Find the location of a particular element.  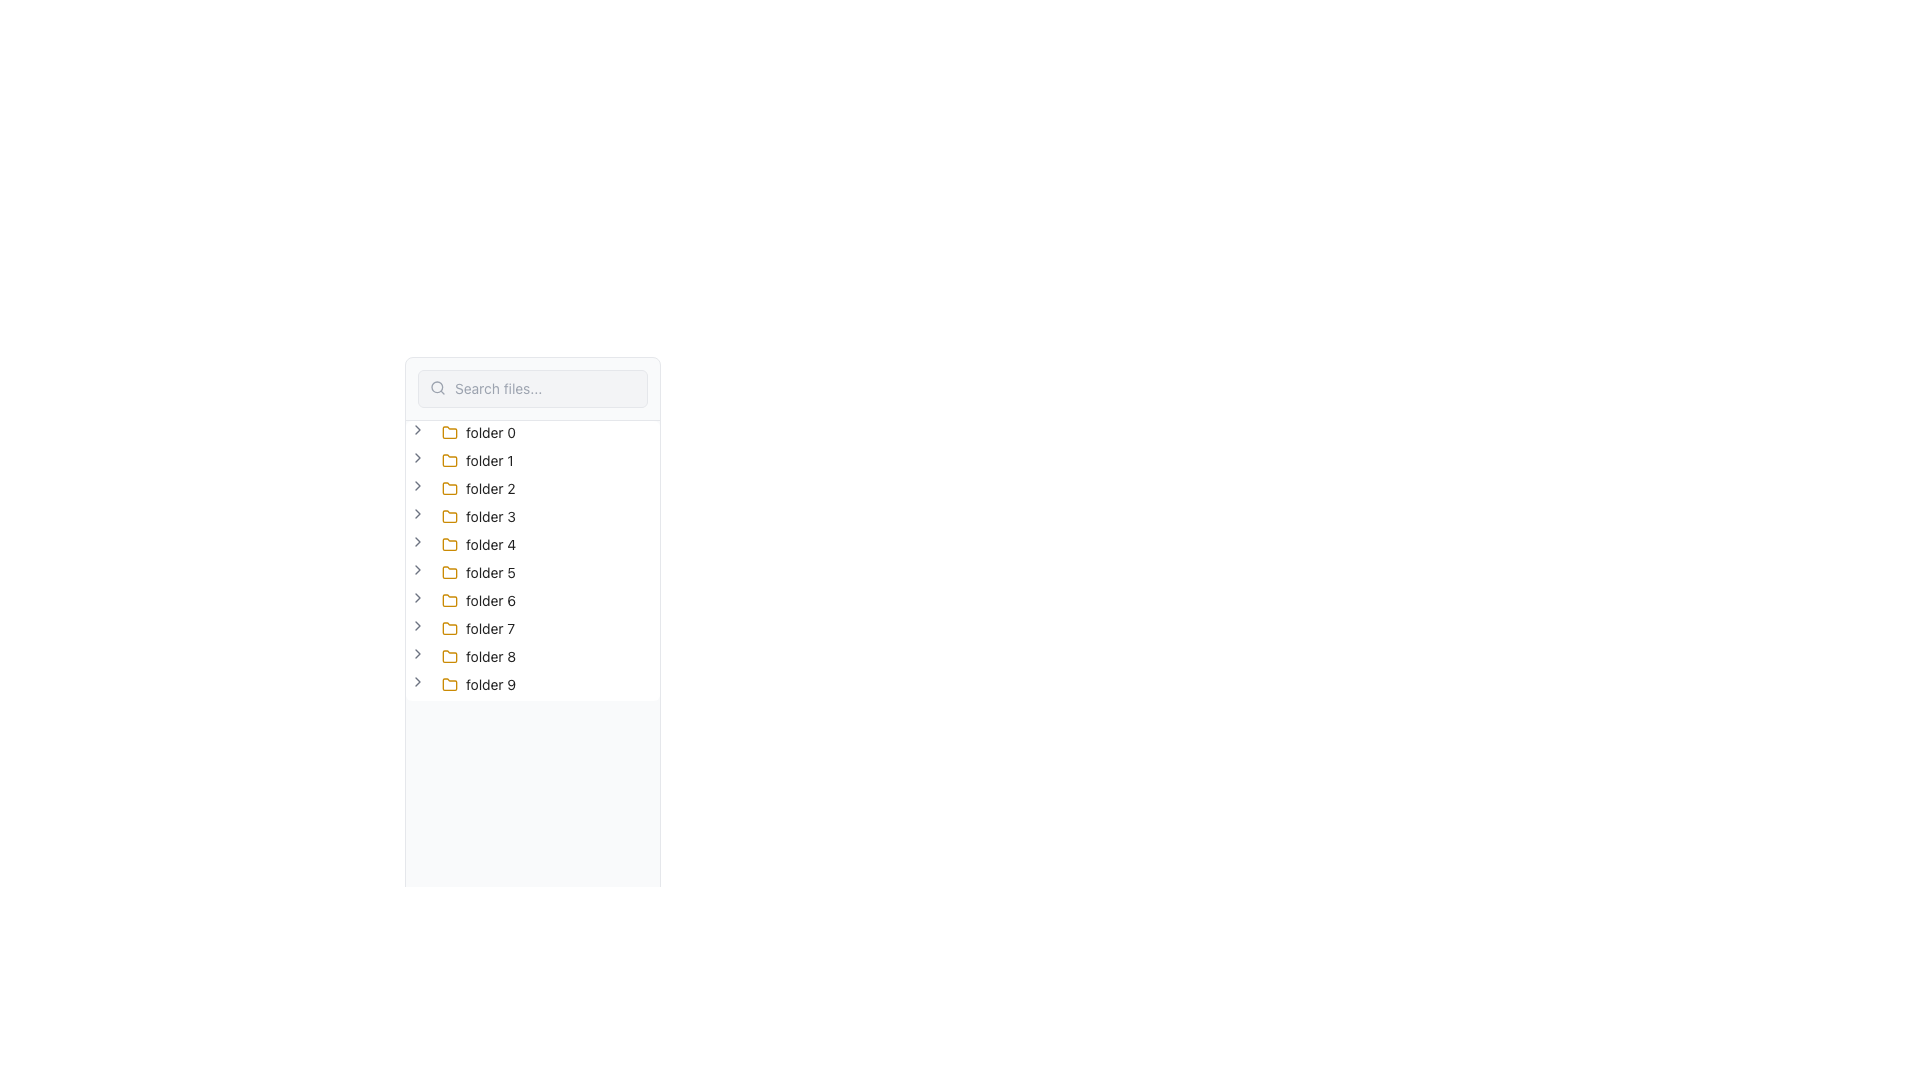

the text 'folder 5' in the expandable tree view is located at coordinates (464, 573).